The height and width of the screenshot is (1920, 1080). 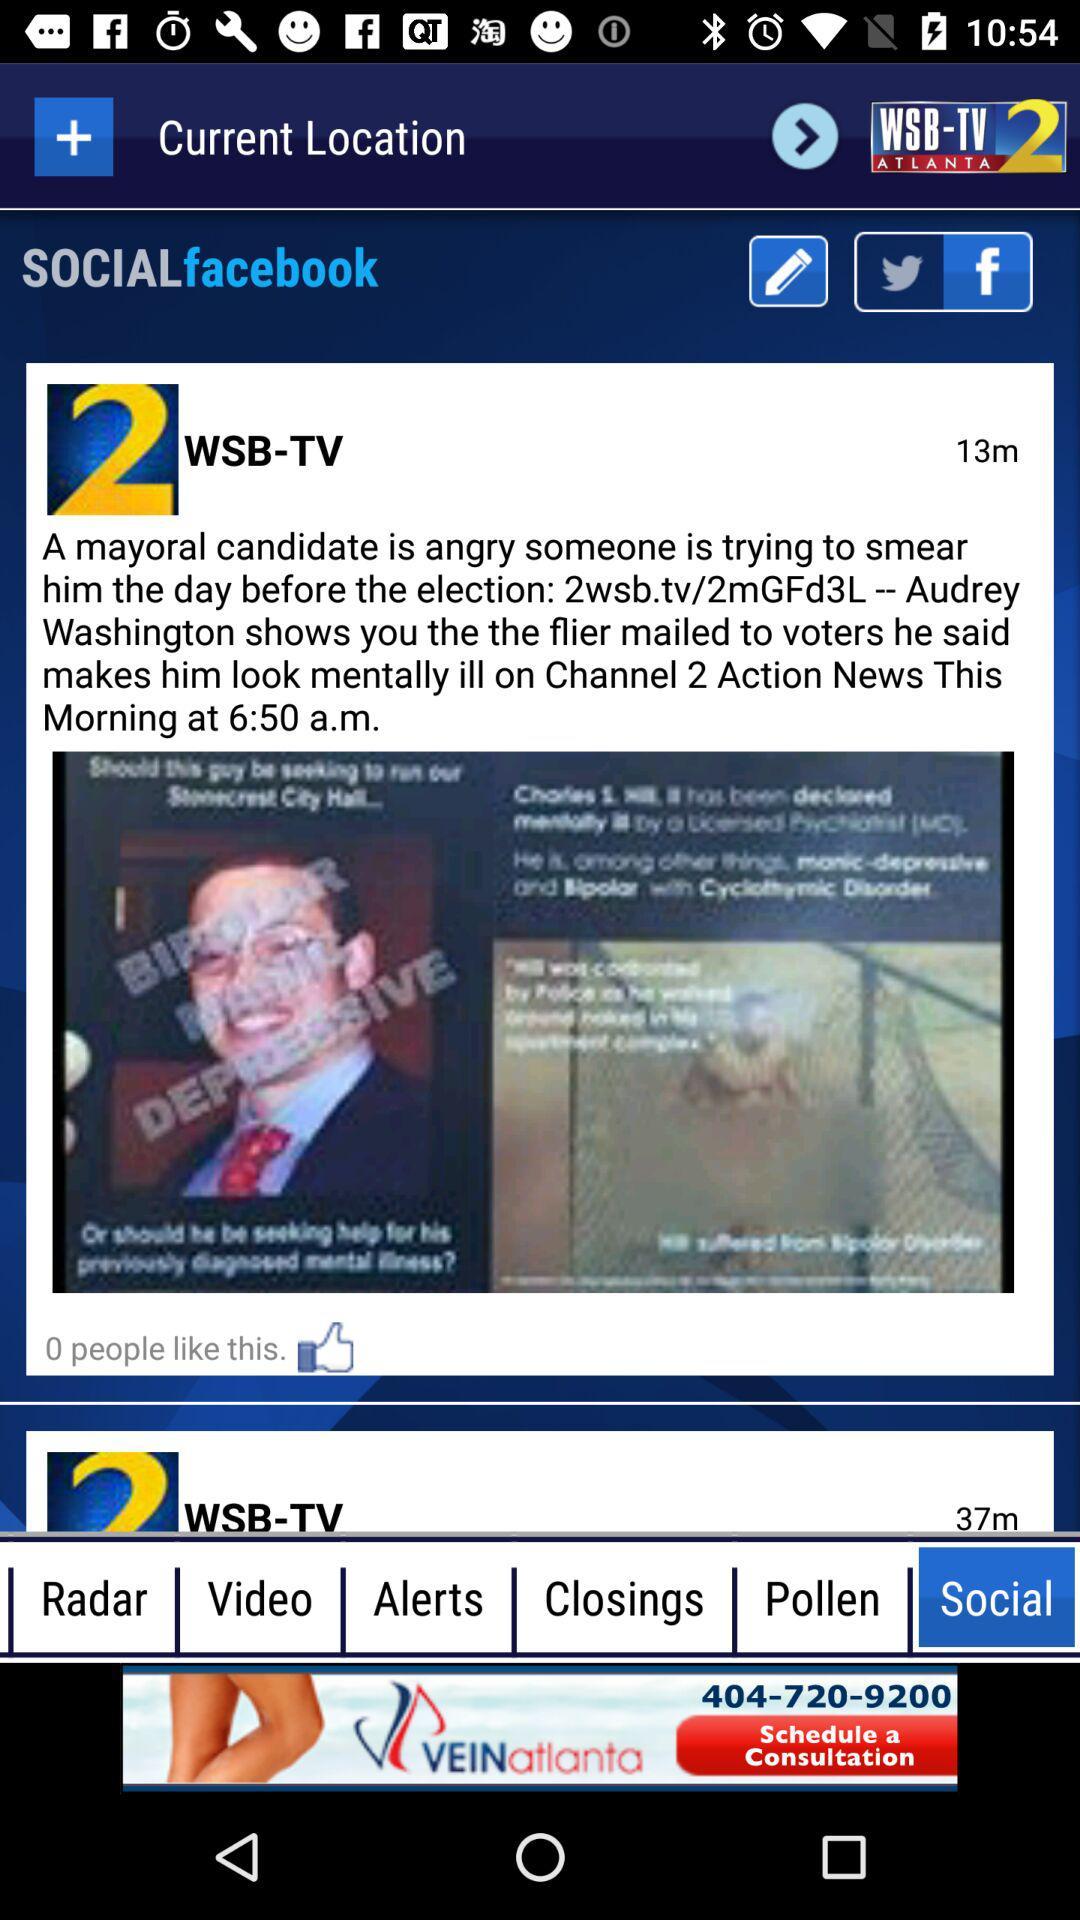 I want to click on more, so click(x=72, y=135).